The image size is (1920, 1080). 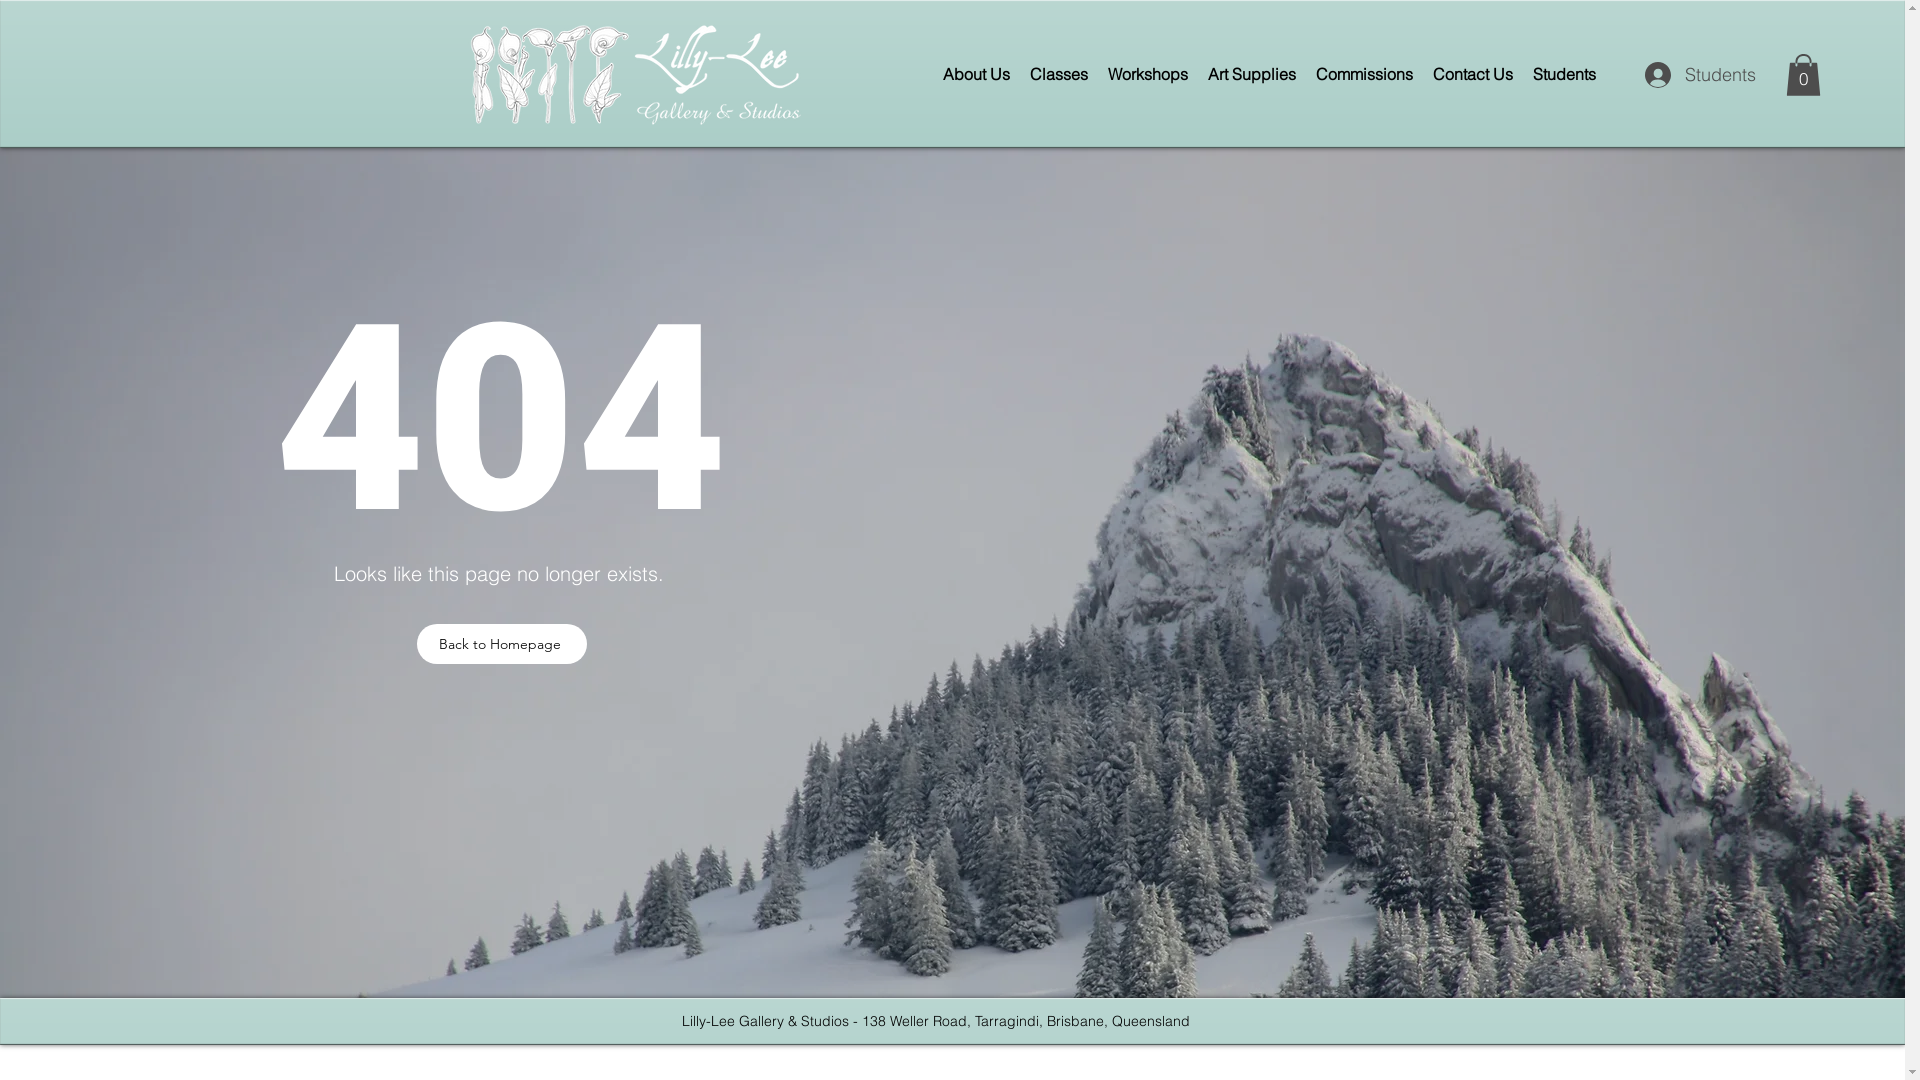 What do you see at coordinates (1147, 73) in the screenshot?
I see `'Workshops'` at bounding box center [1147, 73].